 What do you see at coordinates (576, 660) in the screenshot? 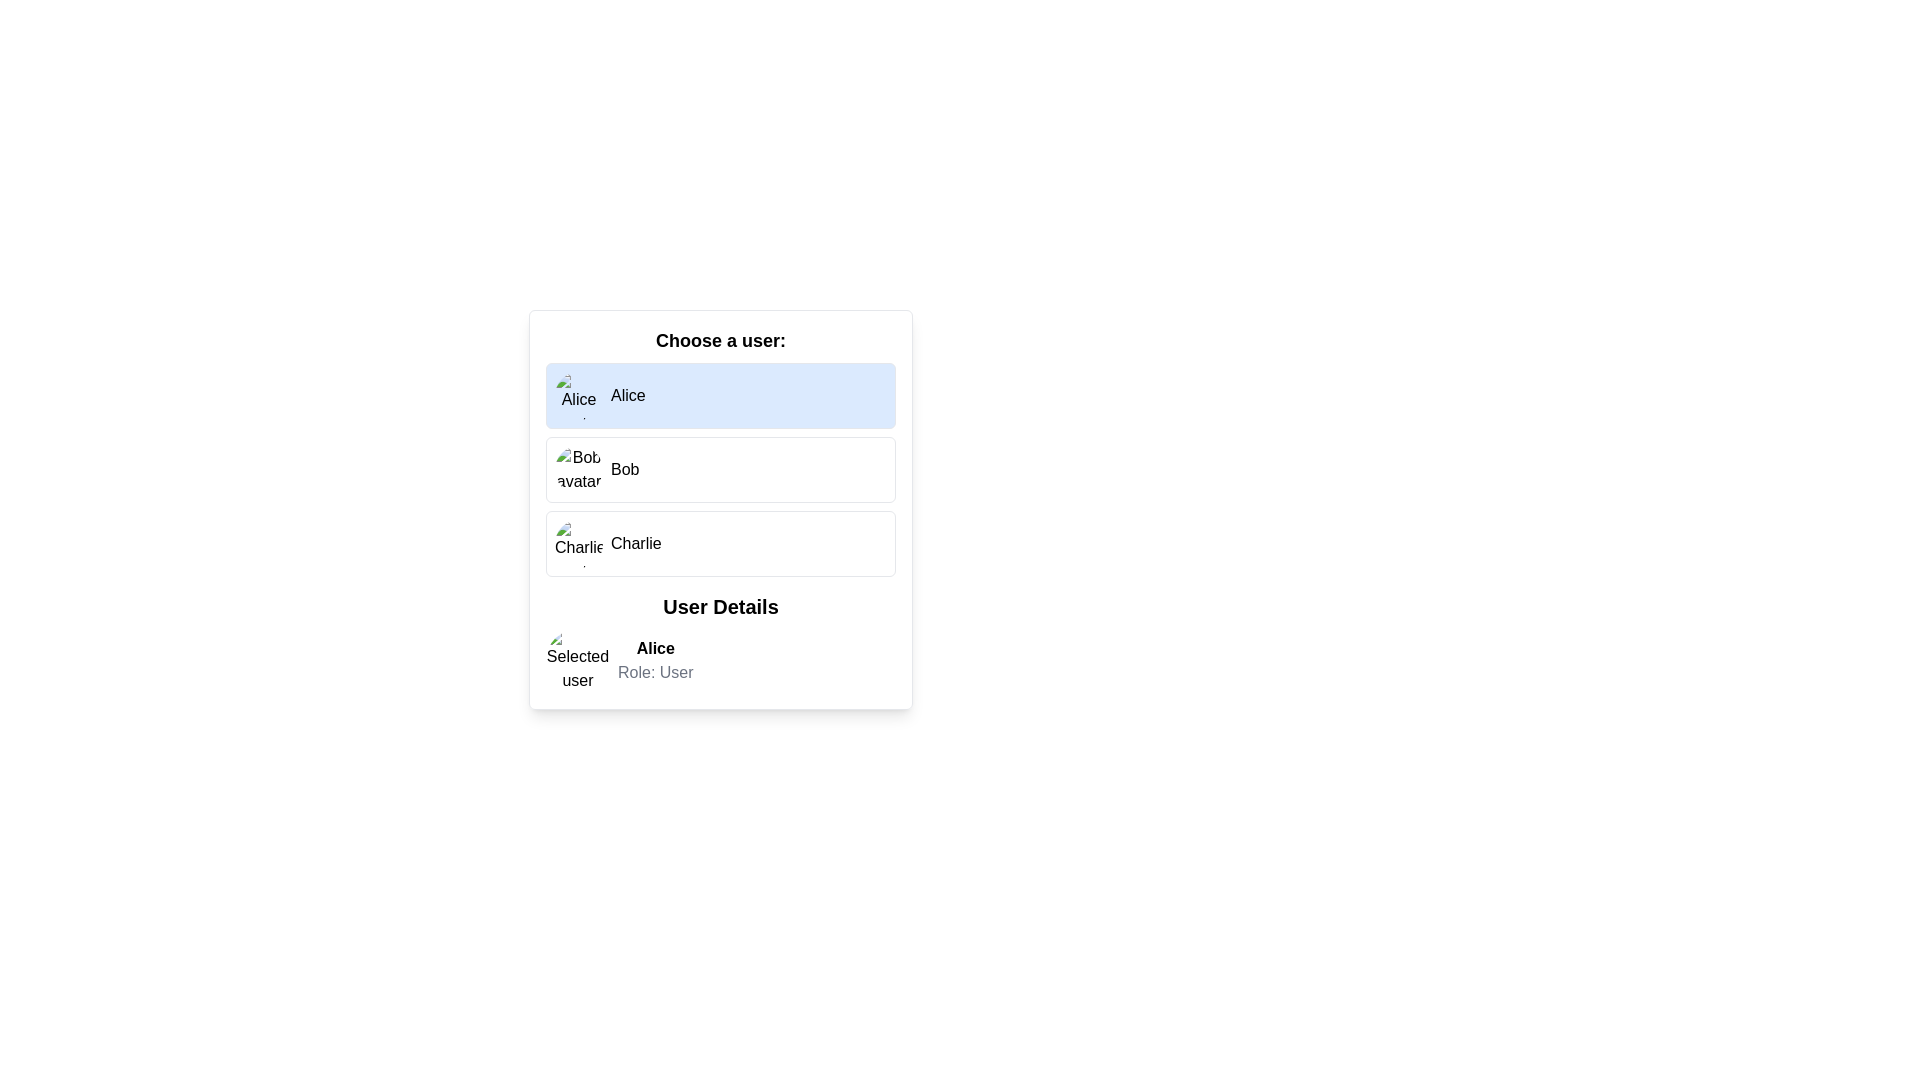
I see `the Avatar Image representing the currently selected user, located to the left of the text 'Alice' and 'Role: User' in the 'User Details' section of the user selection interface` at bounding box center [576, 660].